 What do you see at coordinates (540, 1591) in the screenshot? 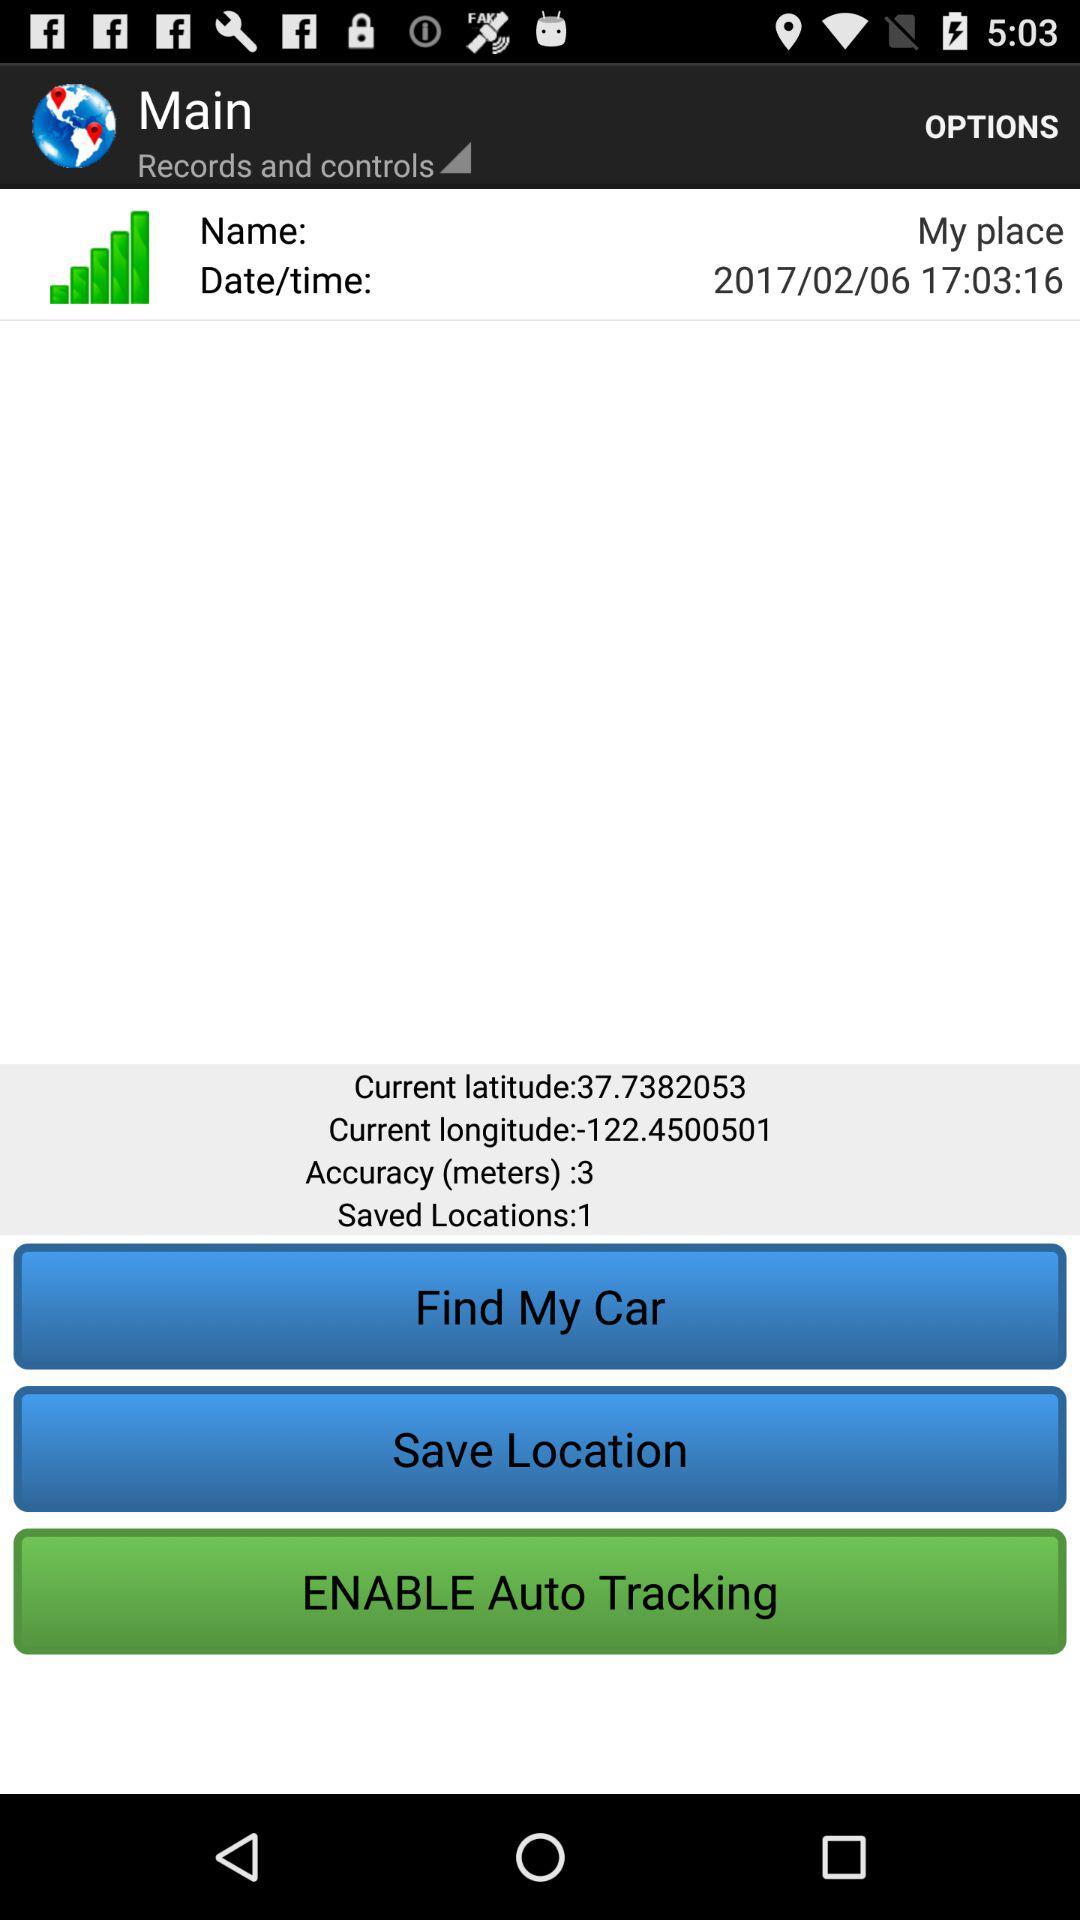
I see `the button below save location` at bounding box center [540, 1591].